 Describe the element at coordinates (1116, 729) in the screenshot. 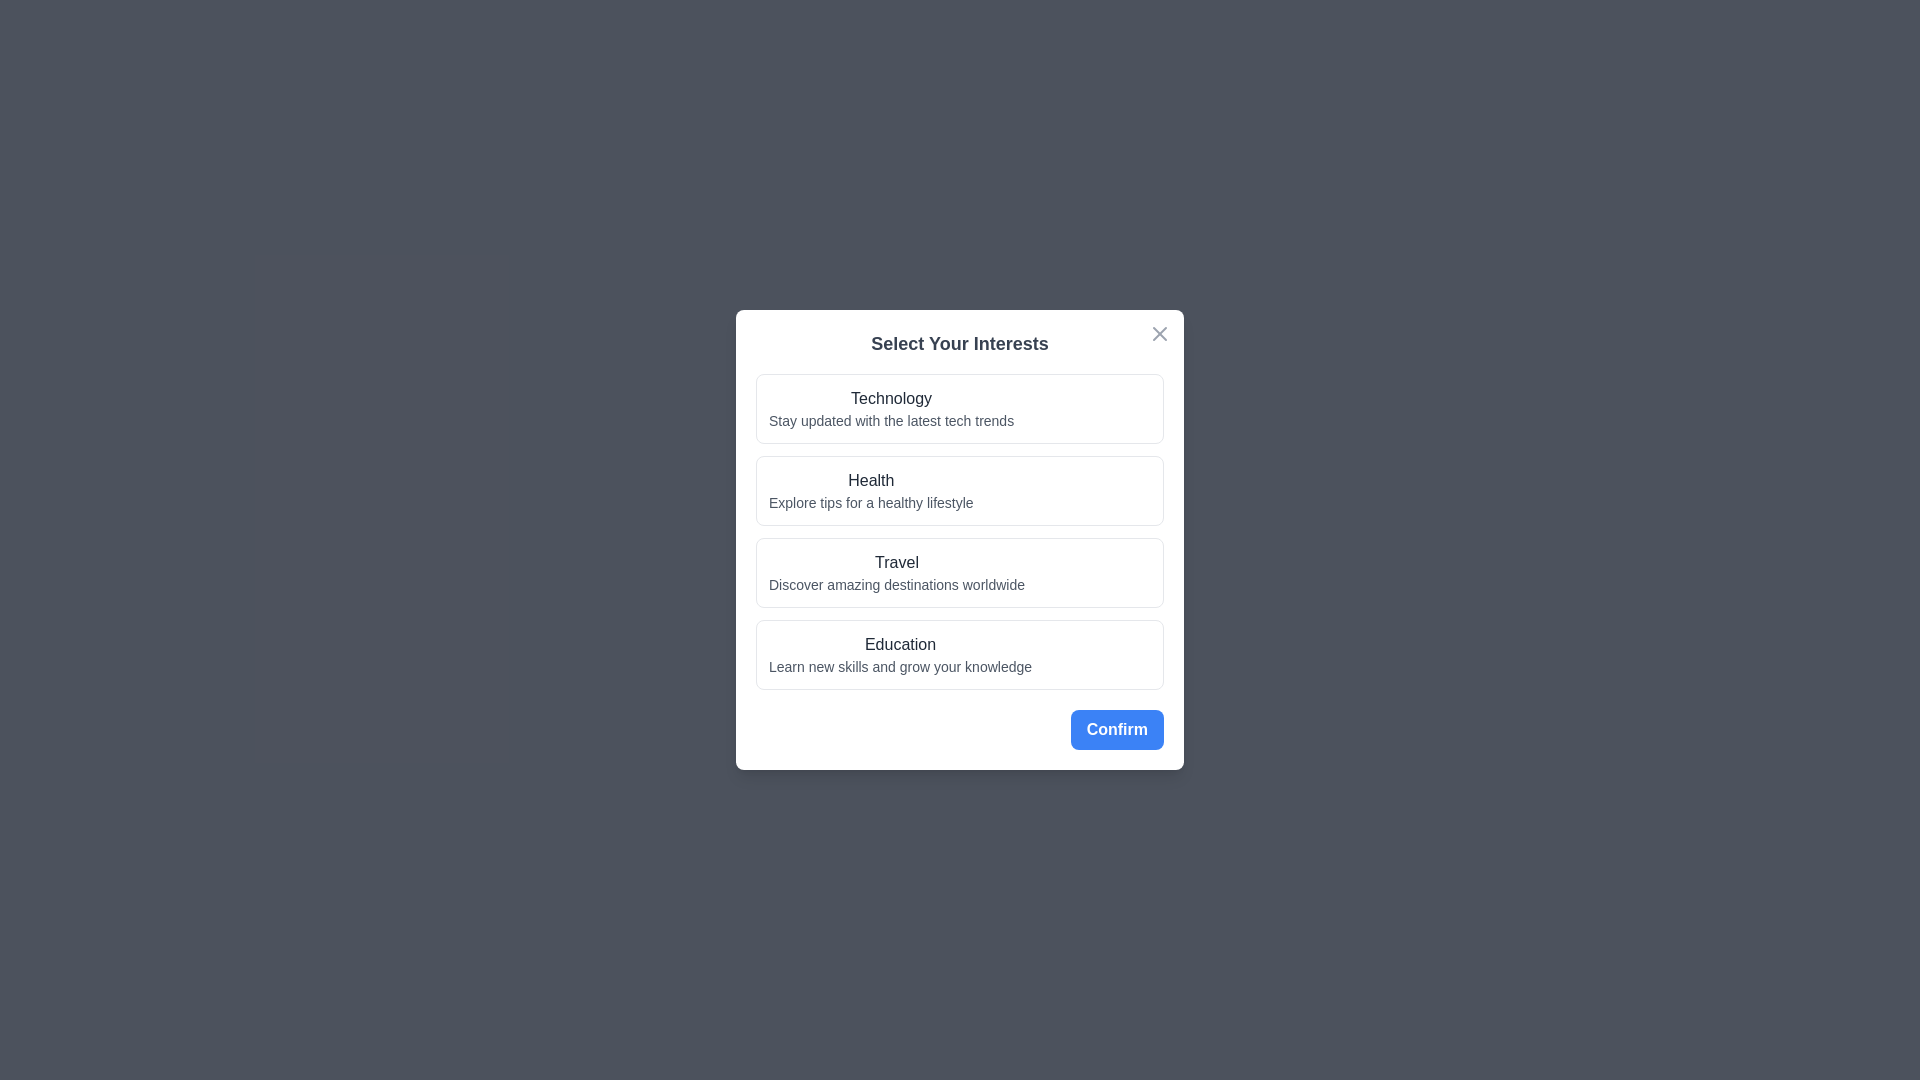

I see `the confirm button to submit the selected interests` at that location.